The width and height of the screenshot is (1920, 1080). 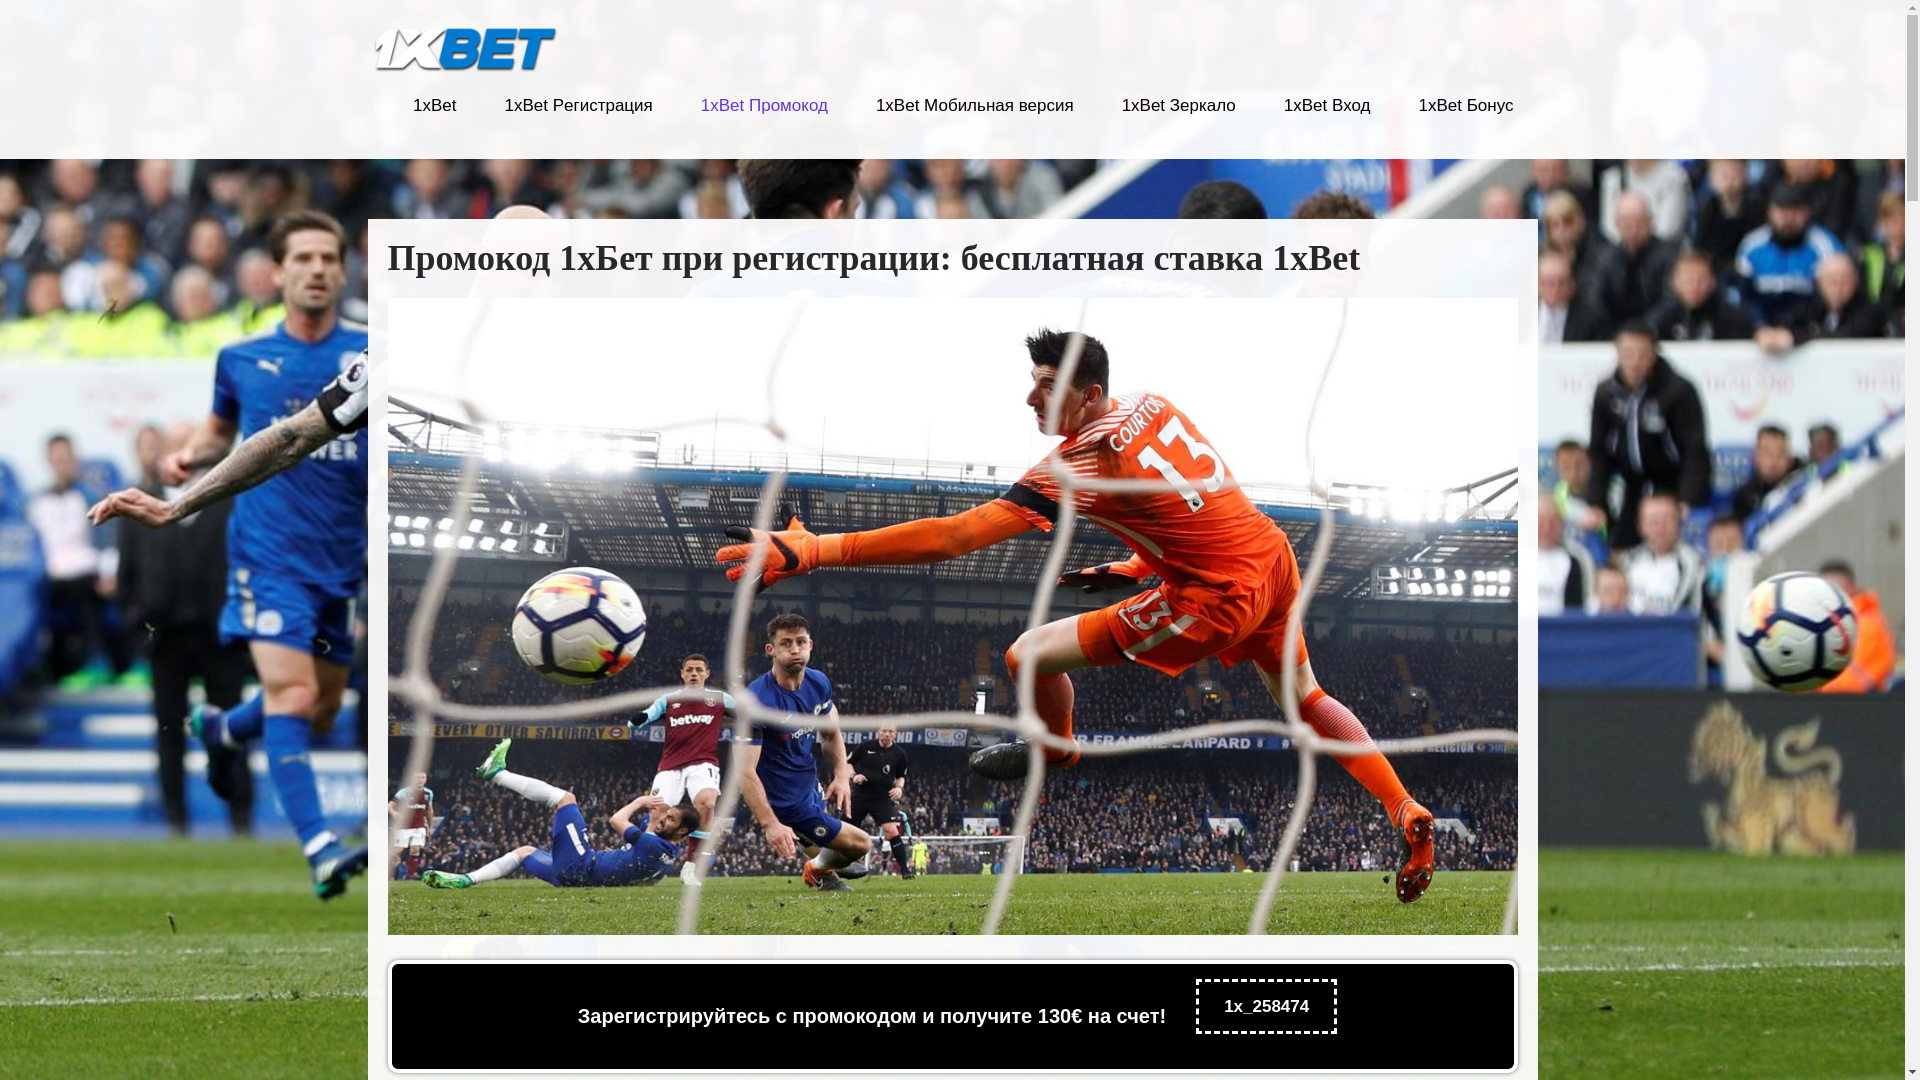 What do you see at coordinates (433, 117) in the screenshot?
I see `'1xBet'` at bounding box center [433, 117].